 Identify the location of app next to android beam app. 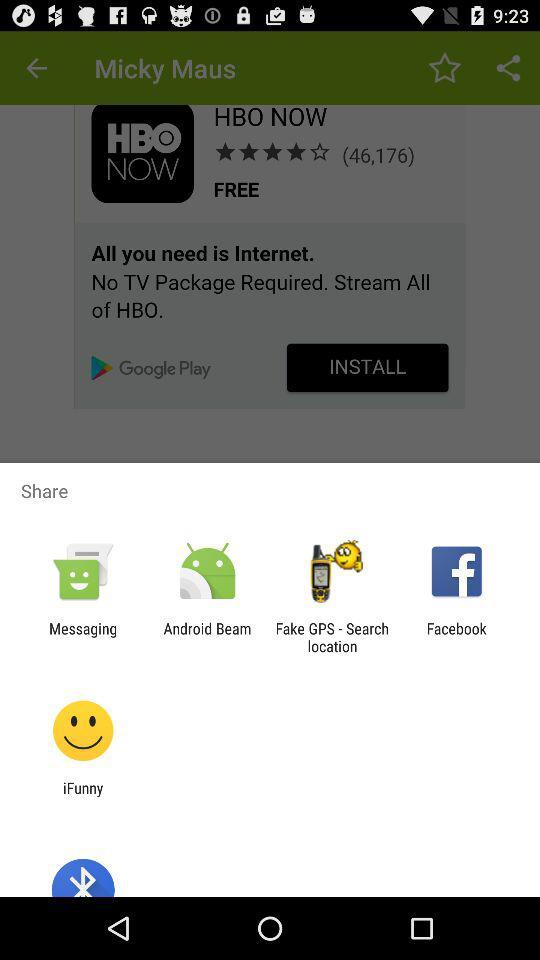
(82, 636).